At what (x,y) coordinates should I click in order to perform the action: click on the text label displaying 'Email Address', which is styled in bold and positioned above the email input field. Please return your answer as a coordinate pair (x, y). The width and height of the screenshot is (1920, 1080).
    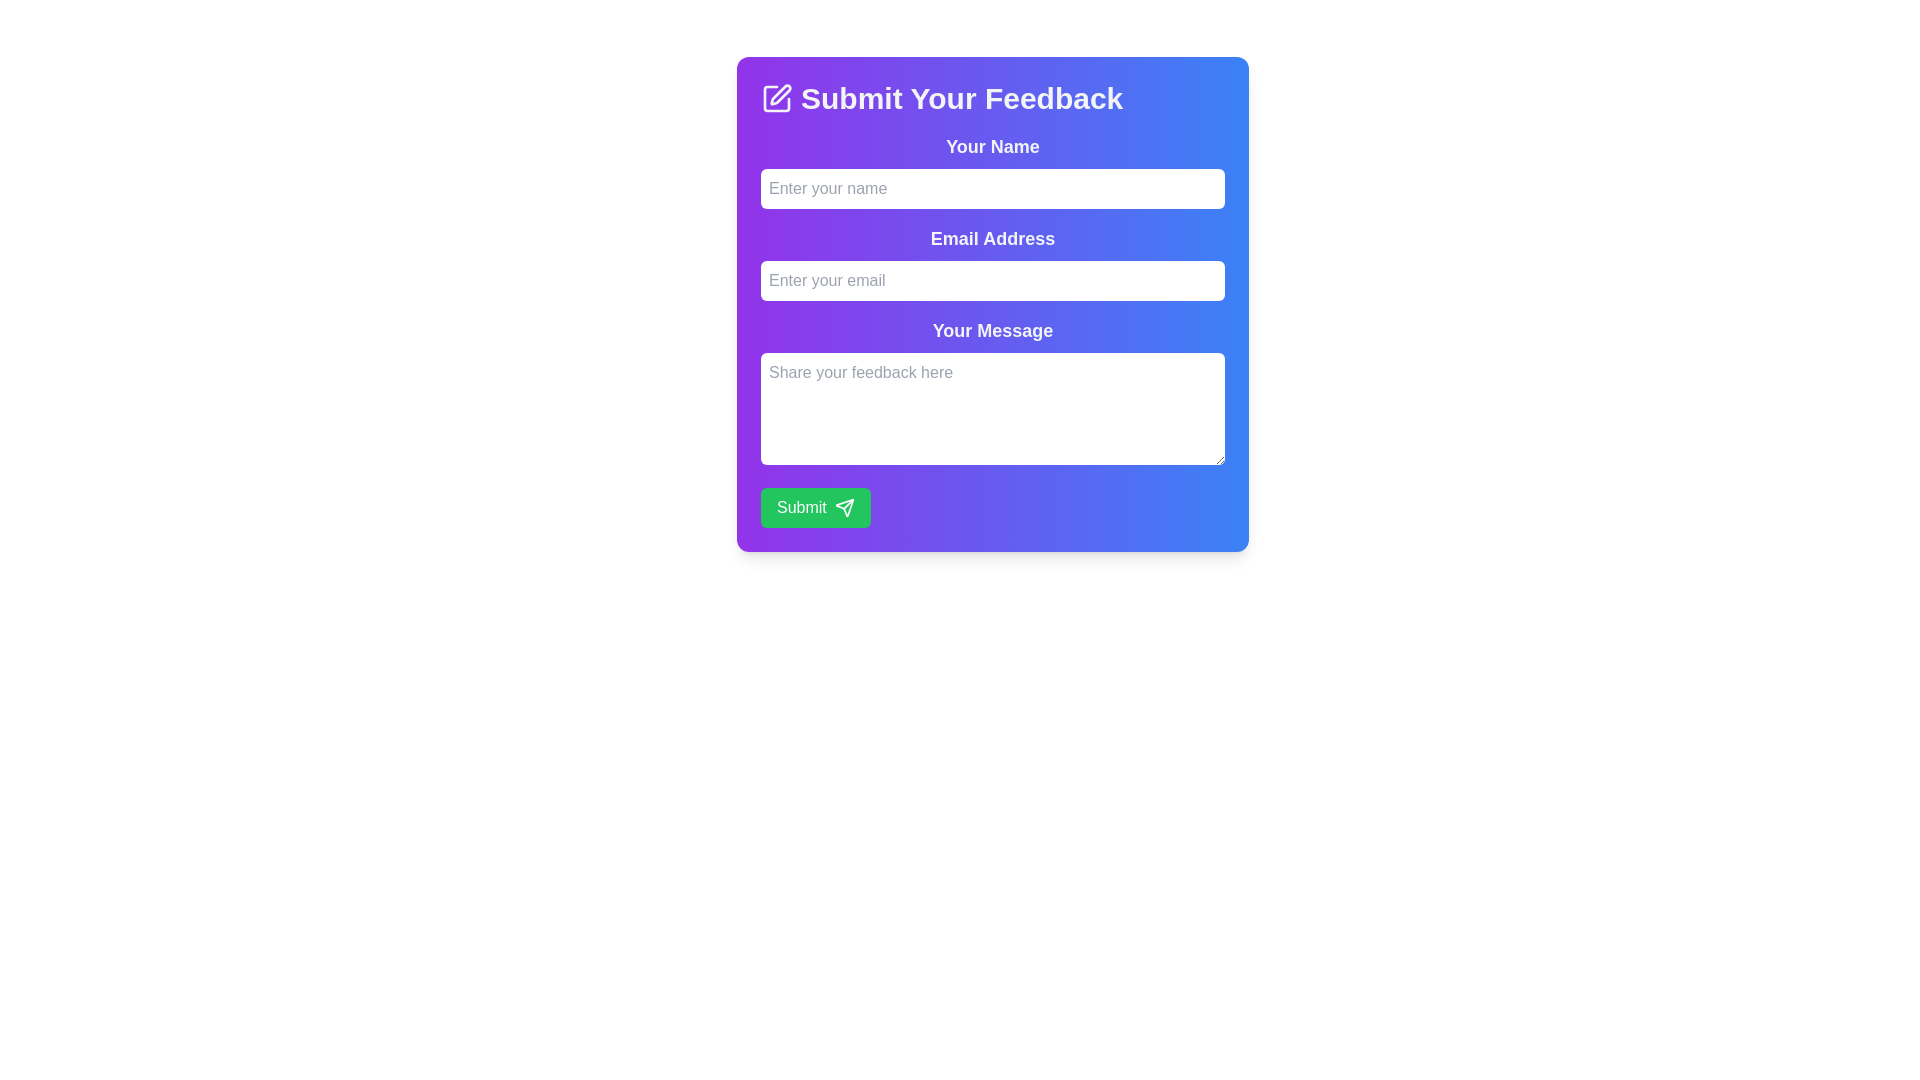
    Looking at the image, I should click on (993, 238).